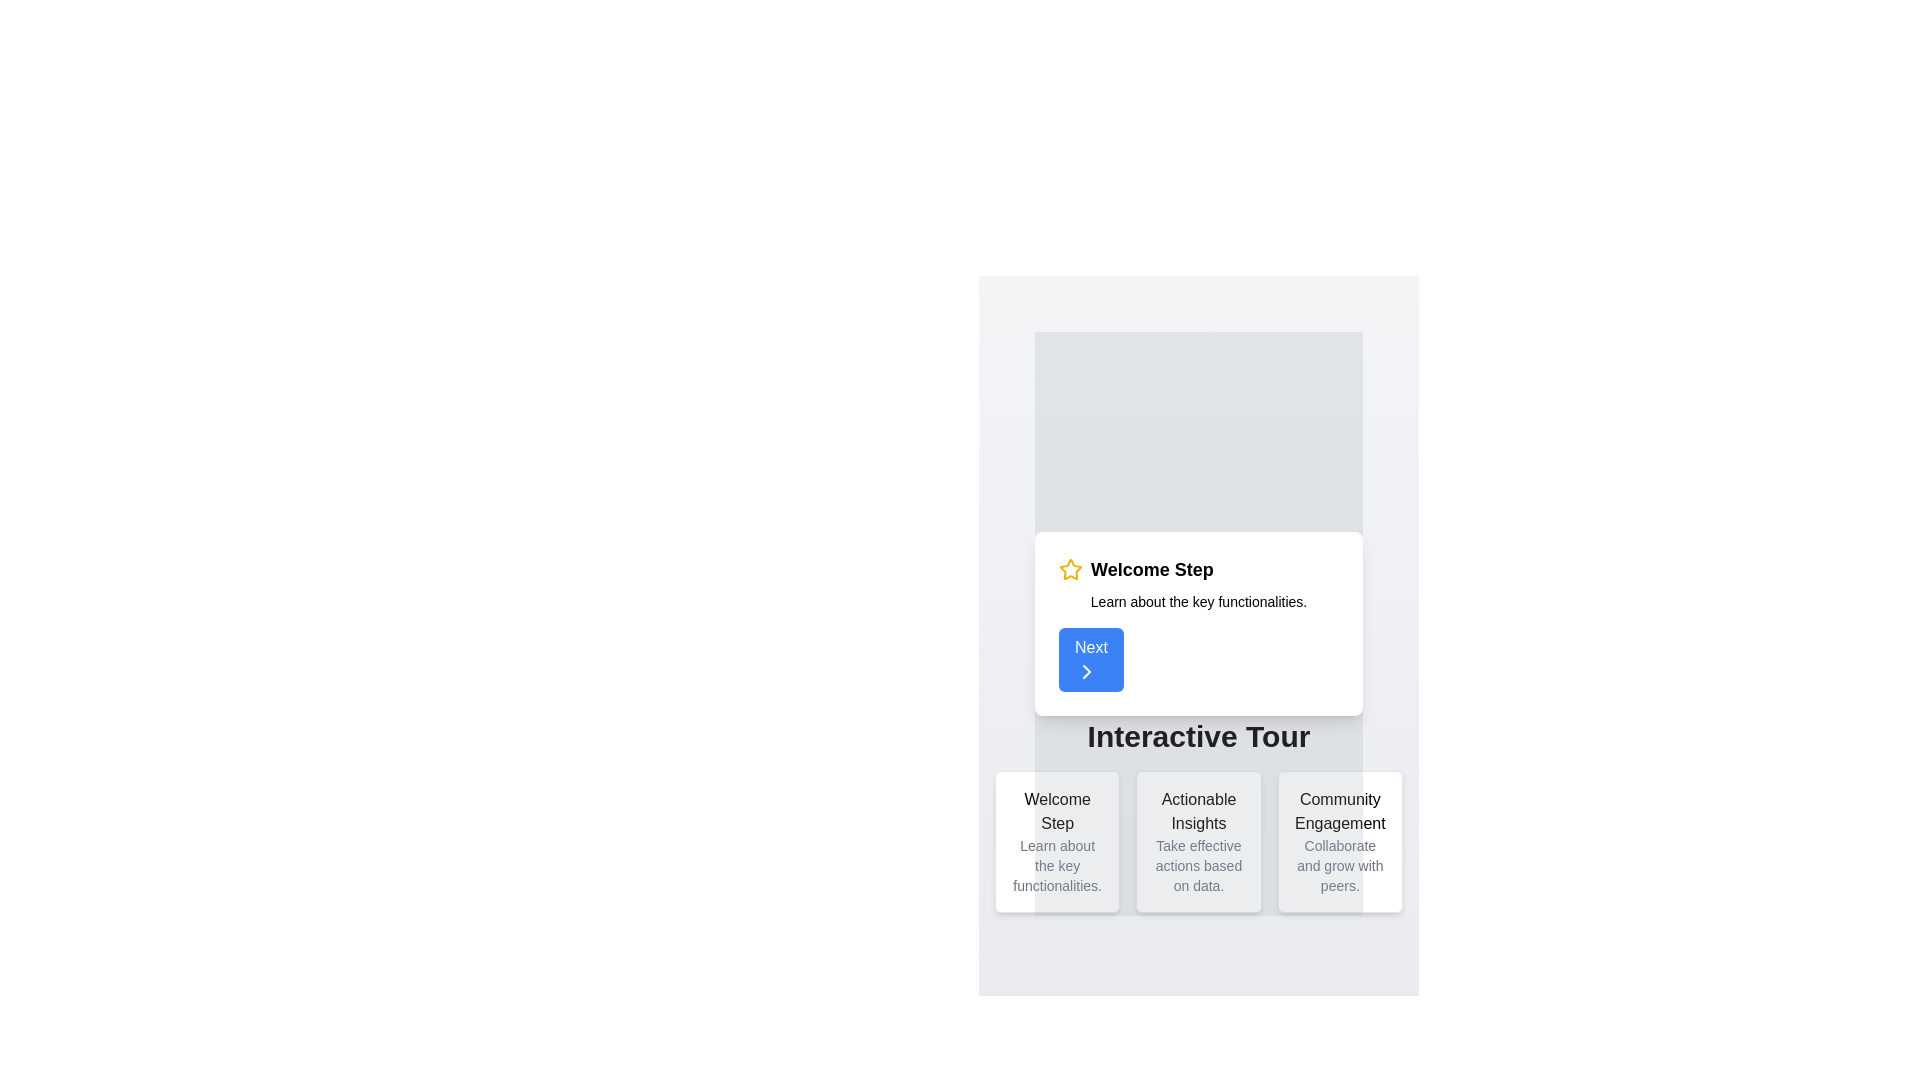  Describe the element at coordinates (1199, 736) in the screenshot. I see `text label located at the bottom of the central card layout, which serves as a heading for the interactive guided tour` at that location.